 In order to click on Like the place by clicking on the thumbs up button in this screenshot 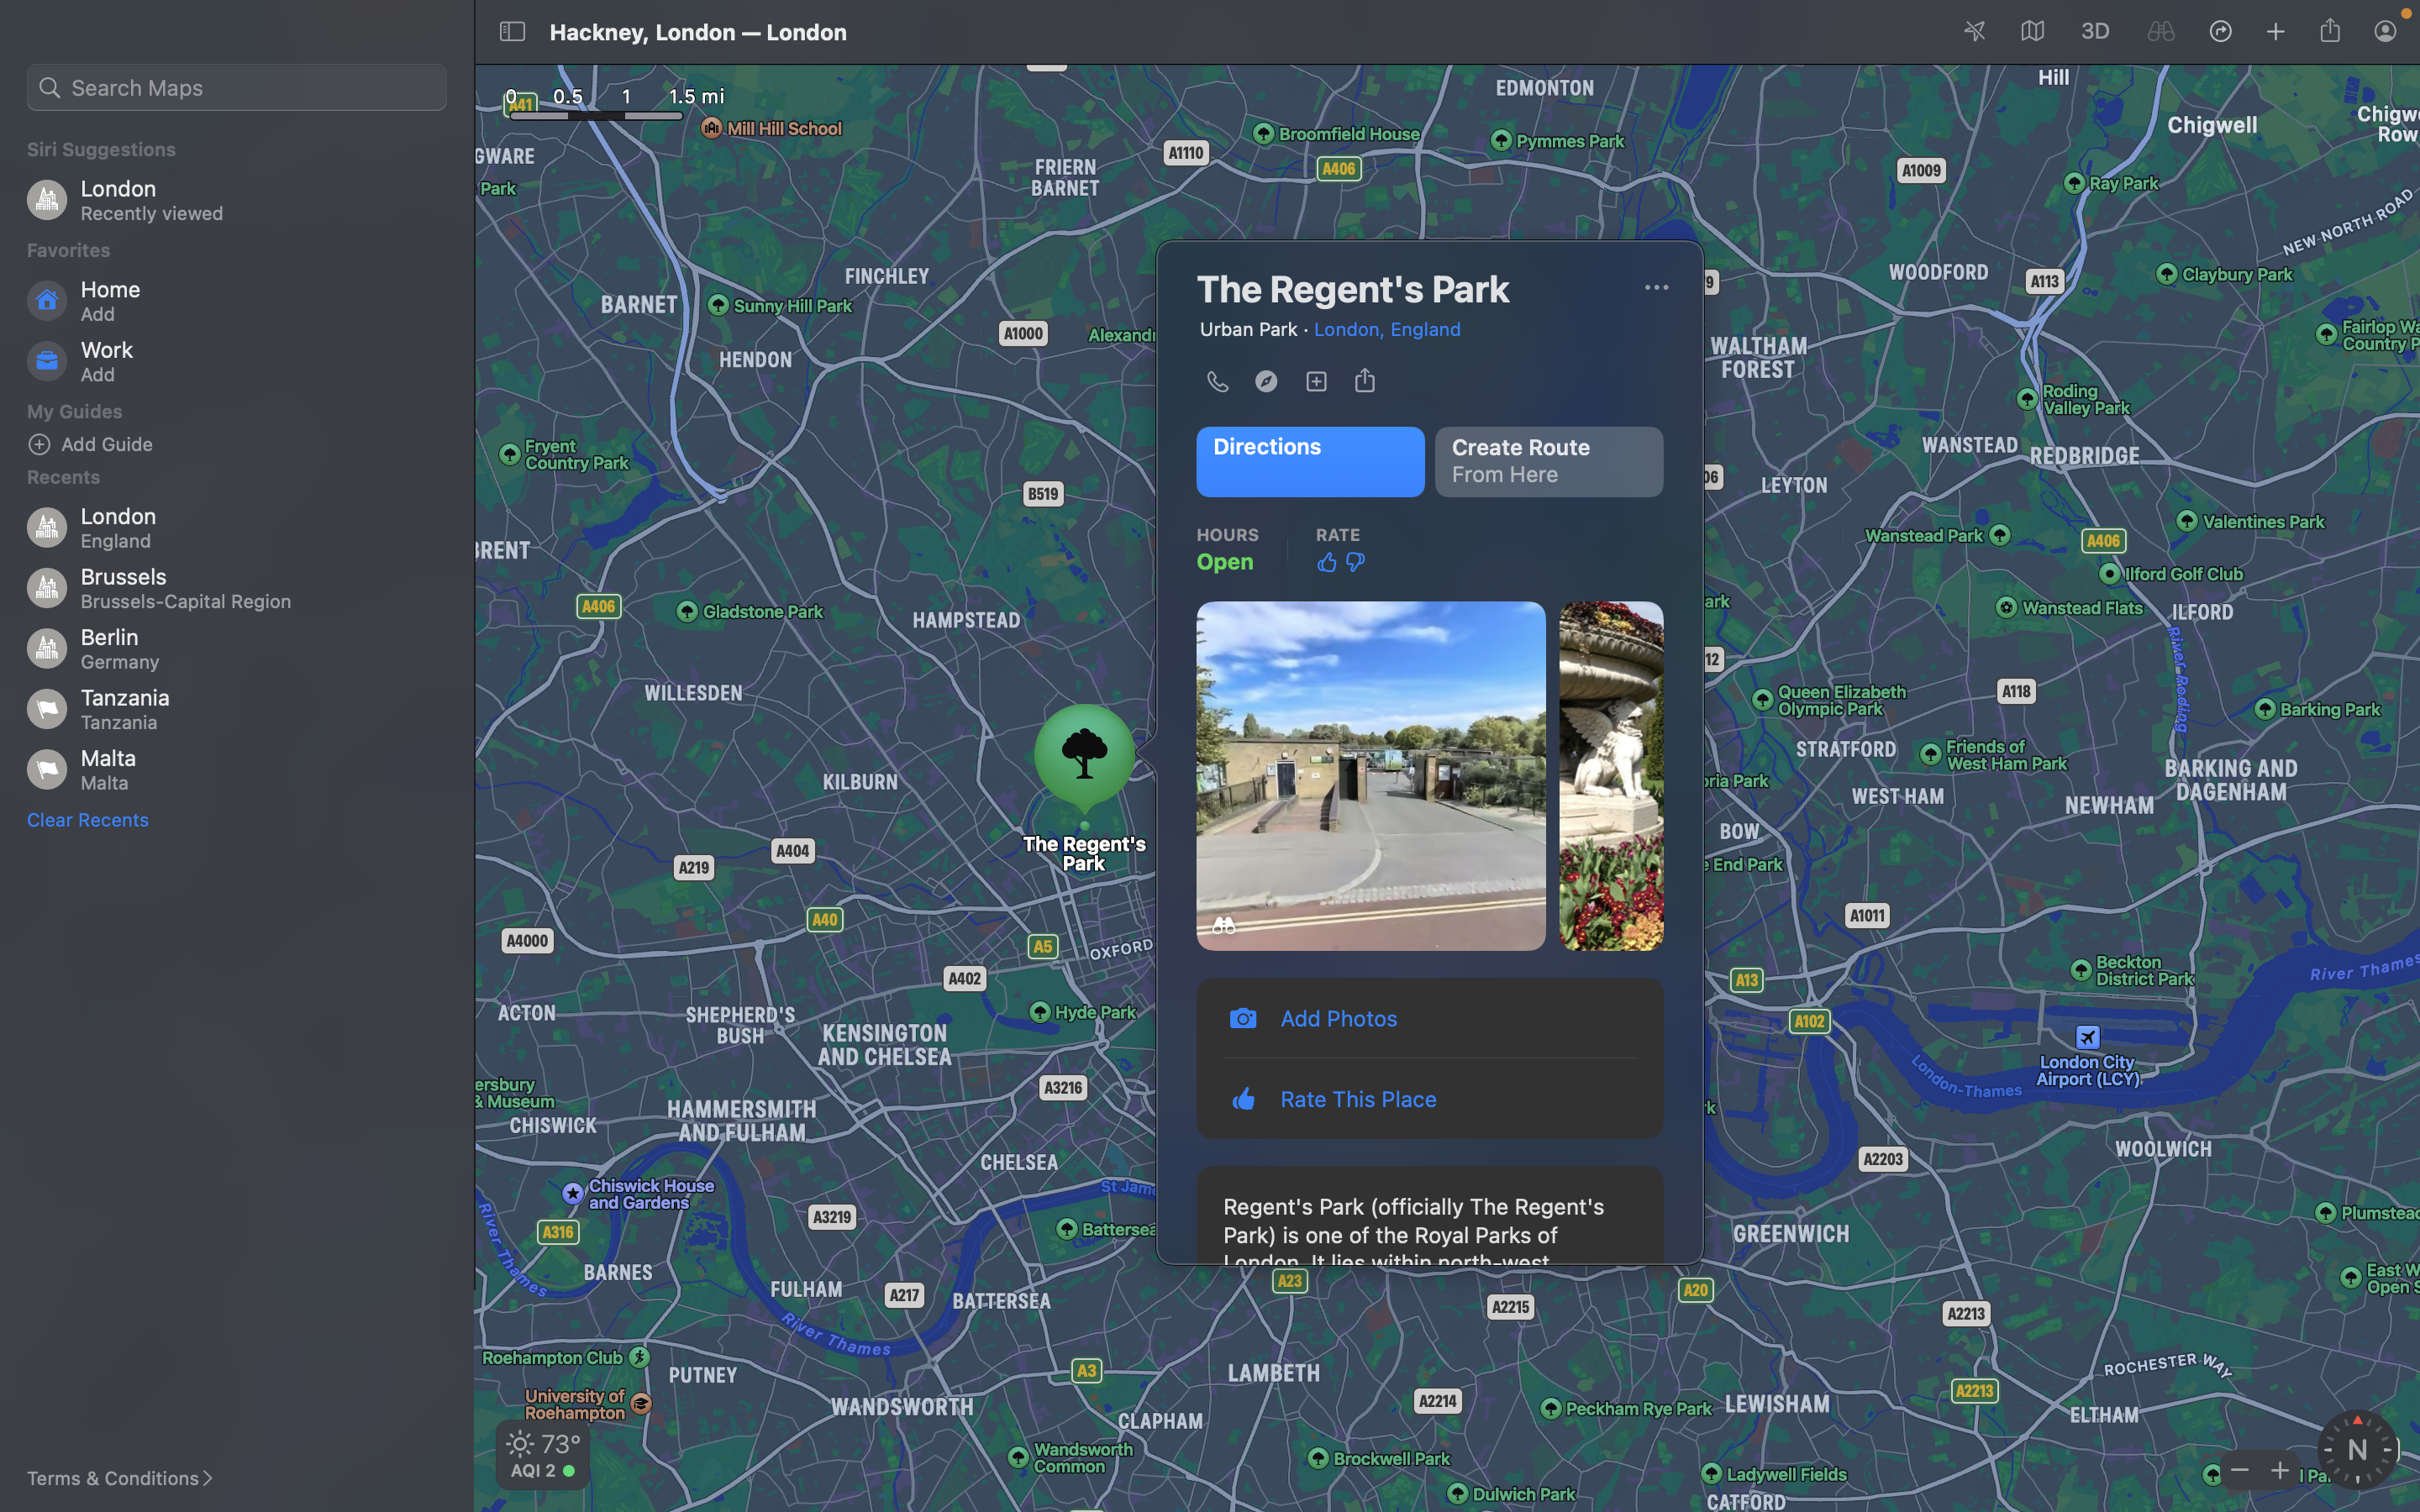, I will do `click(1326, 561)`.